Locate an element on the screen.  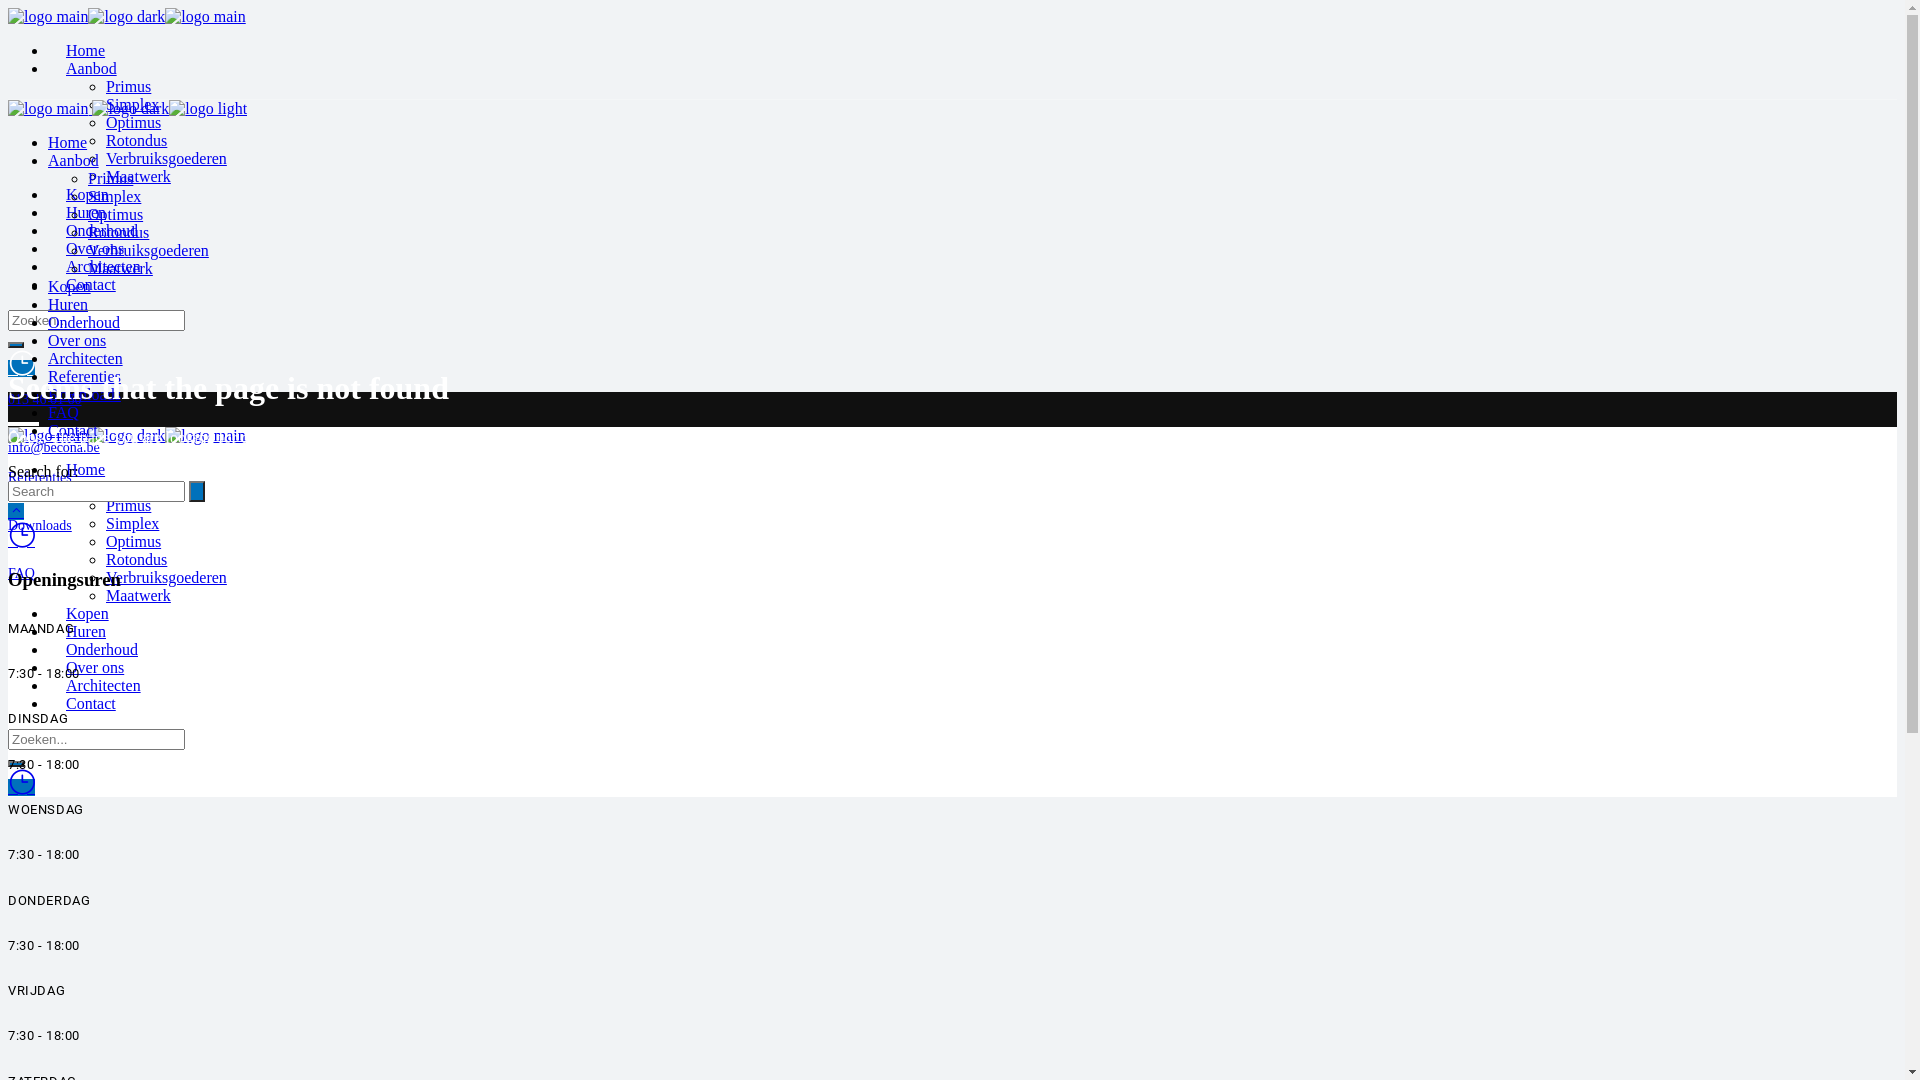
'Home' is located at coordinates (67, 141).